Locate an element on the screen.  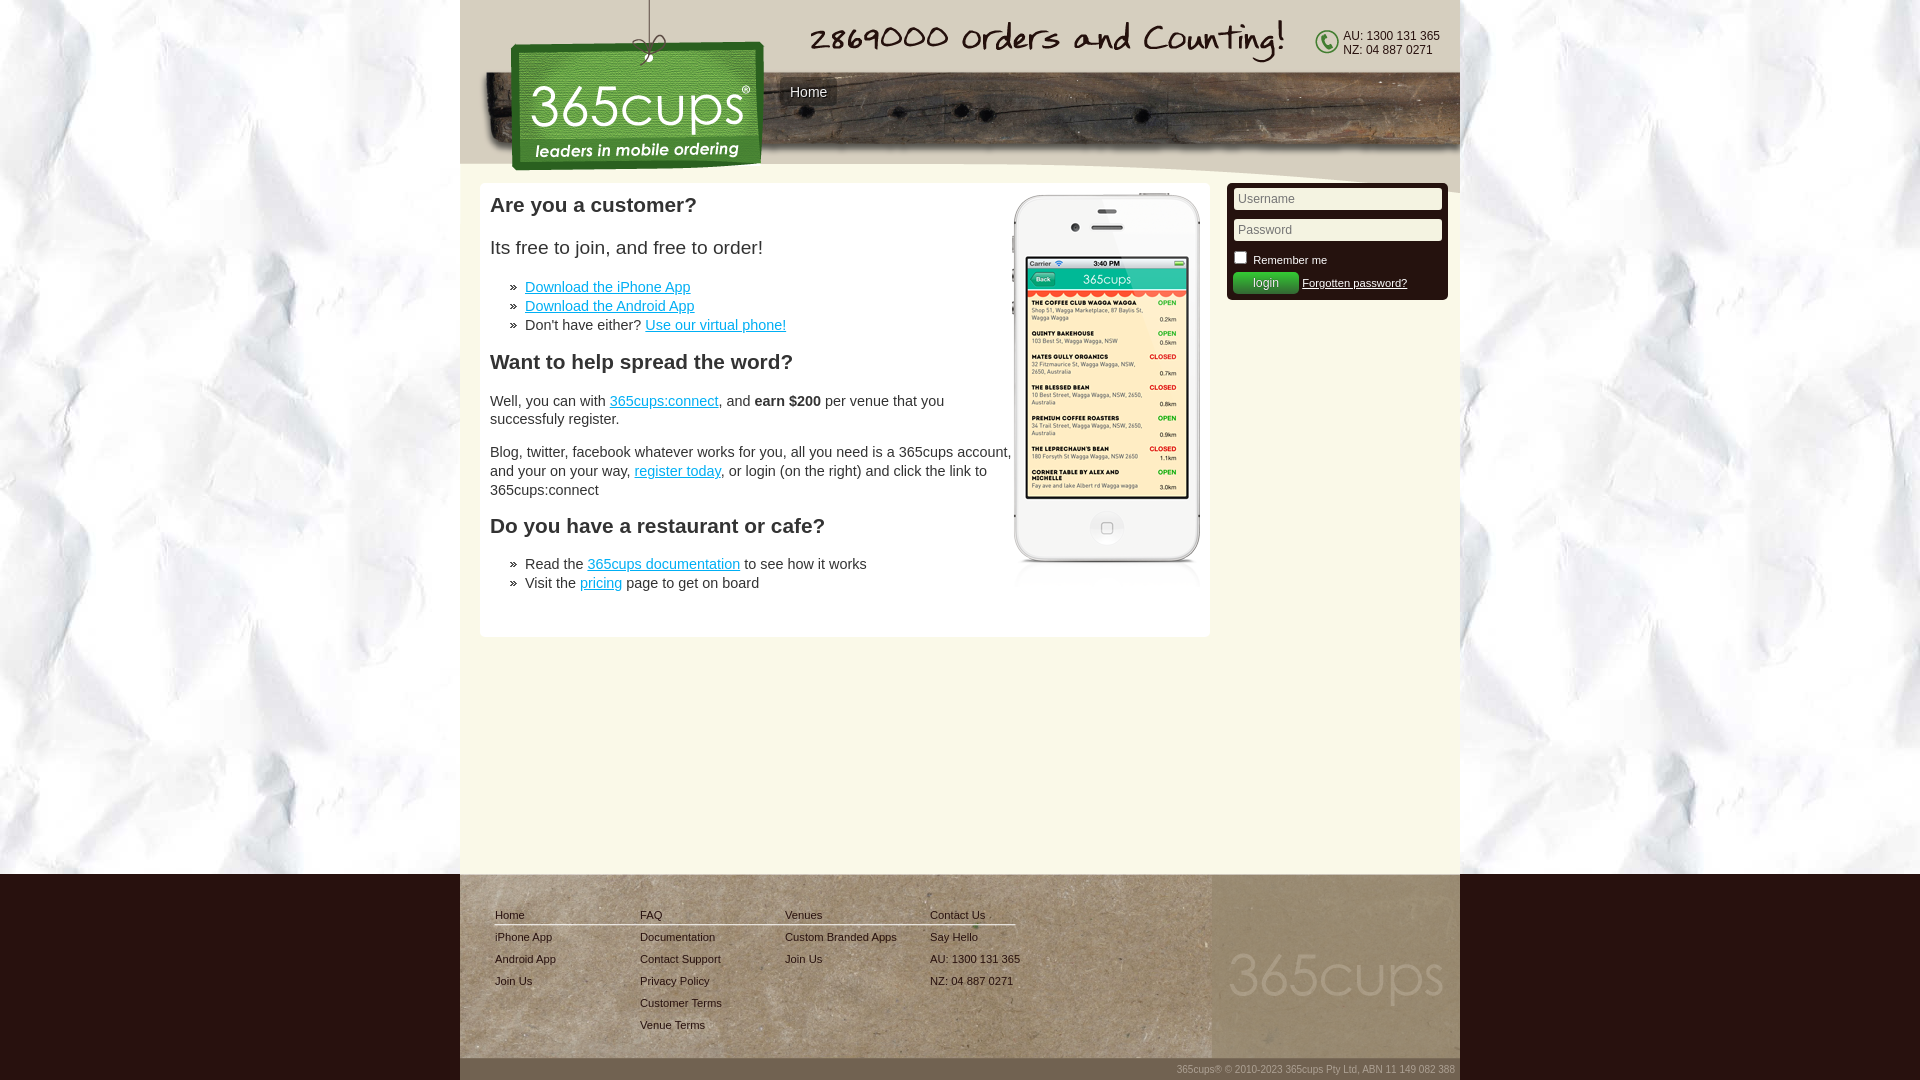
'Join Us' is located at coordinates (525, 979).